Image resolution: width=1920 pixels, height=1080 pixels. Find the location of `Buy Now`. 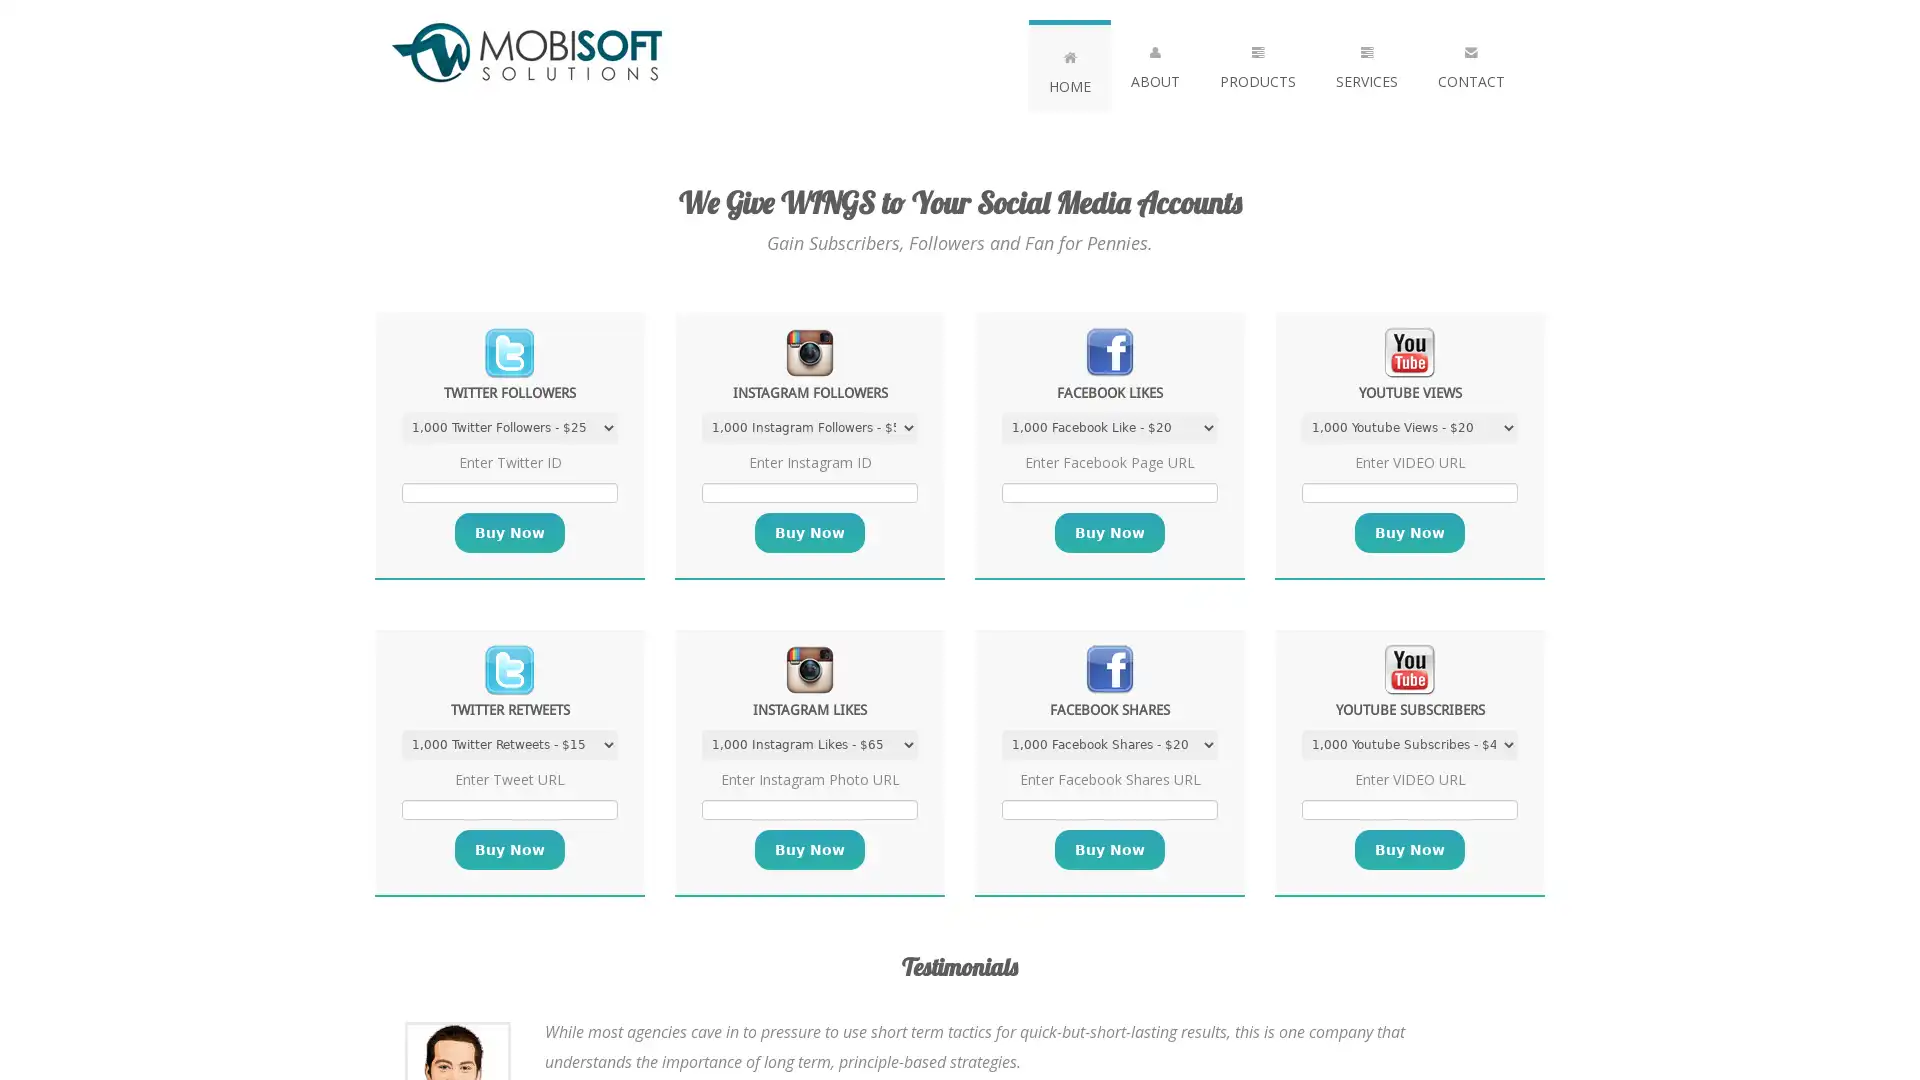

Buy Now is located at coordinates (1108, 849).